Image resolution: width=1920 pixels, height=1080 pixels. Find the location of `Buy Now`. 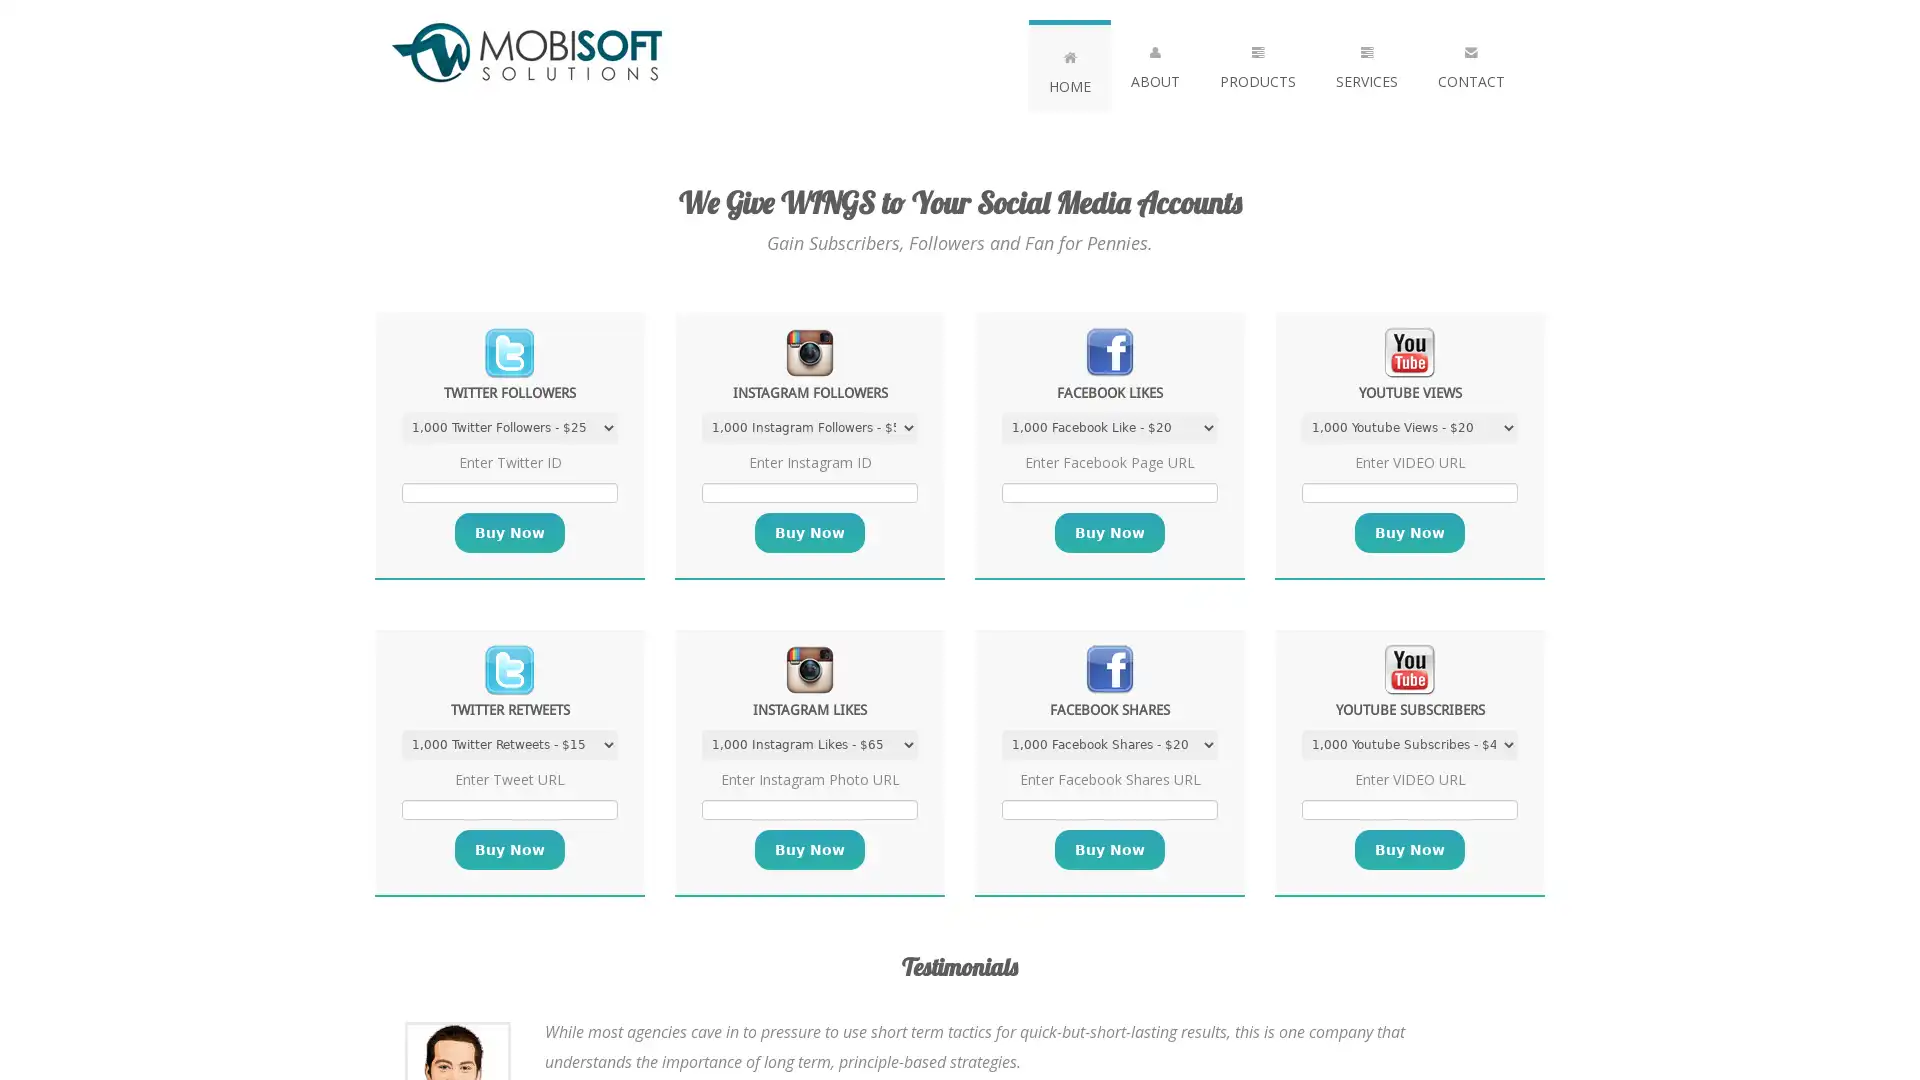

Buy Now is located at coordinates (1108, 849).